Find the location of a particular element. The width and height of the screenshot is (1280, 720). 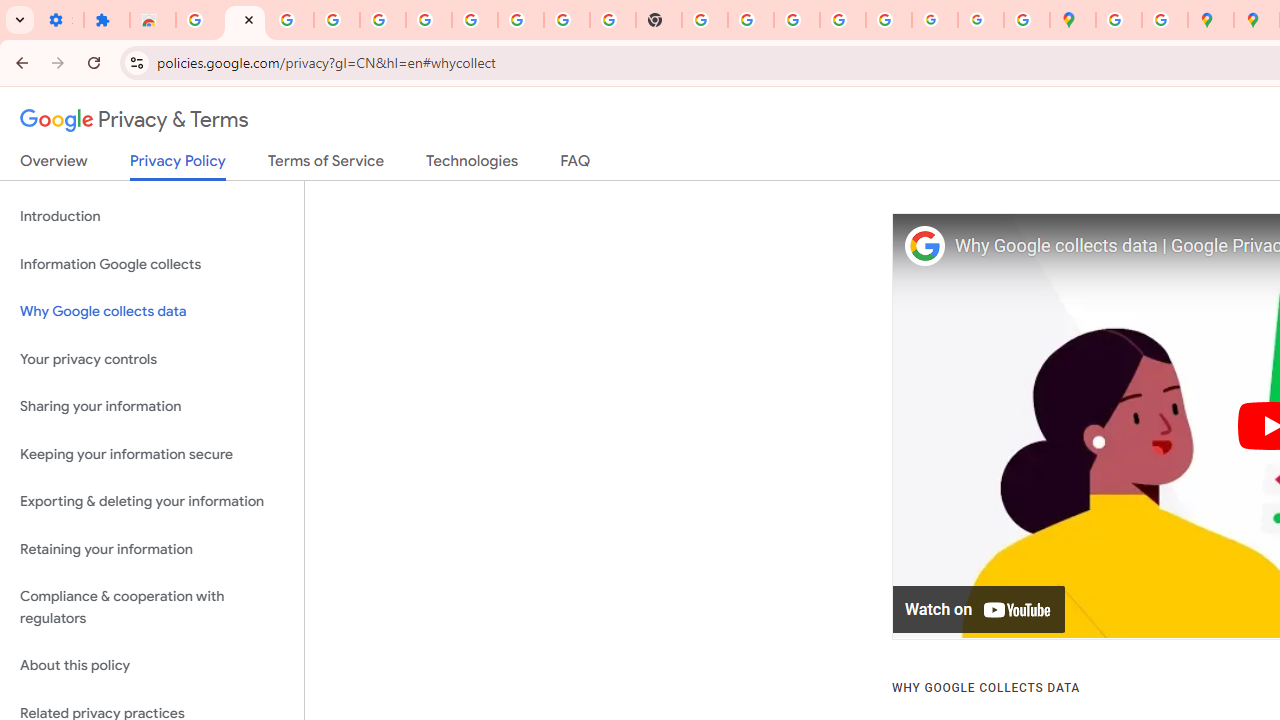

'Keeping your information secure' is located at coordinates (151, 454).